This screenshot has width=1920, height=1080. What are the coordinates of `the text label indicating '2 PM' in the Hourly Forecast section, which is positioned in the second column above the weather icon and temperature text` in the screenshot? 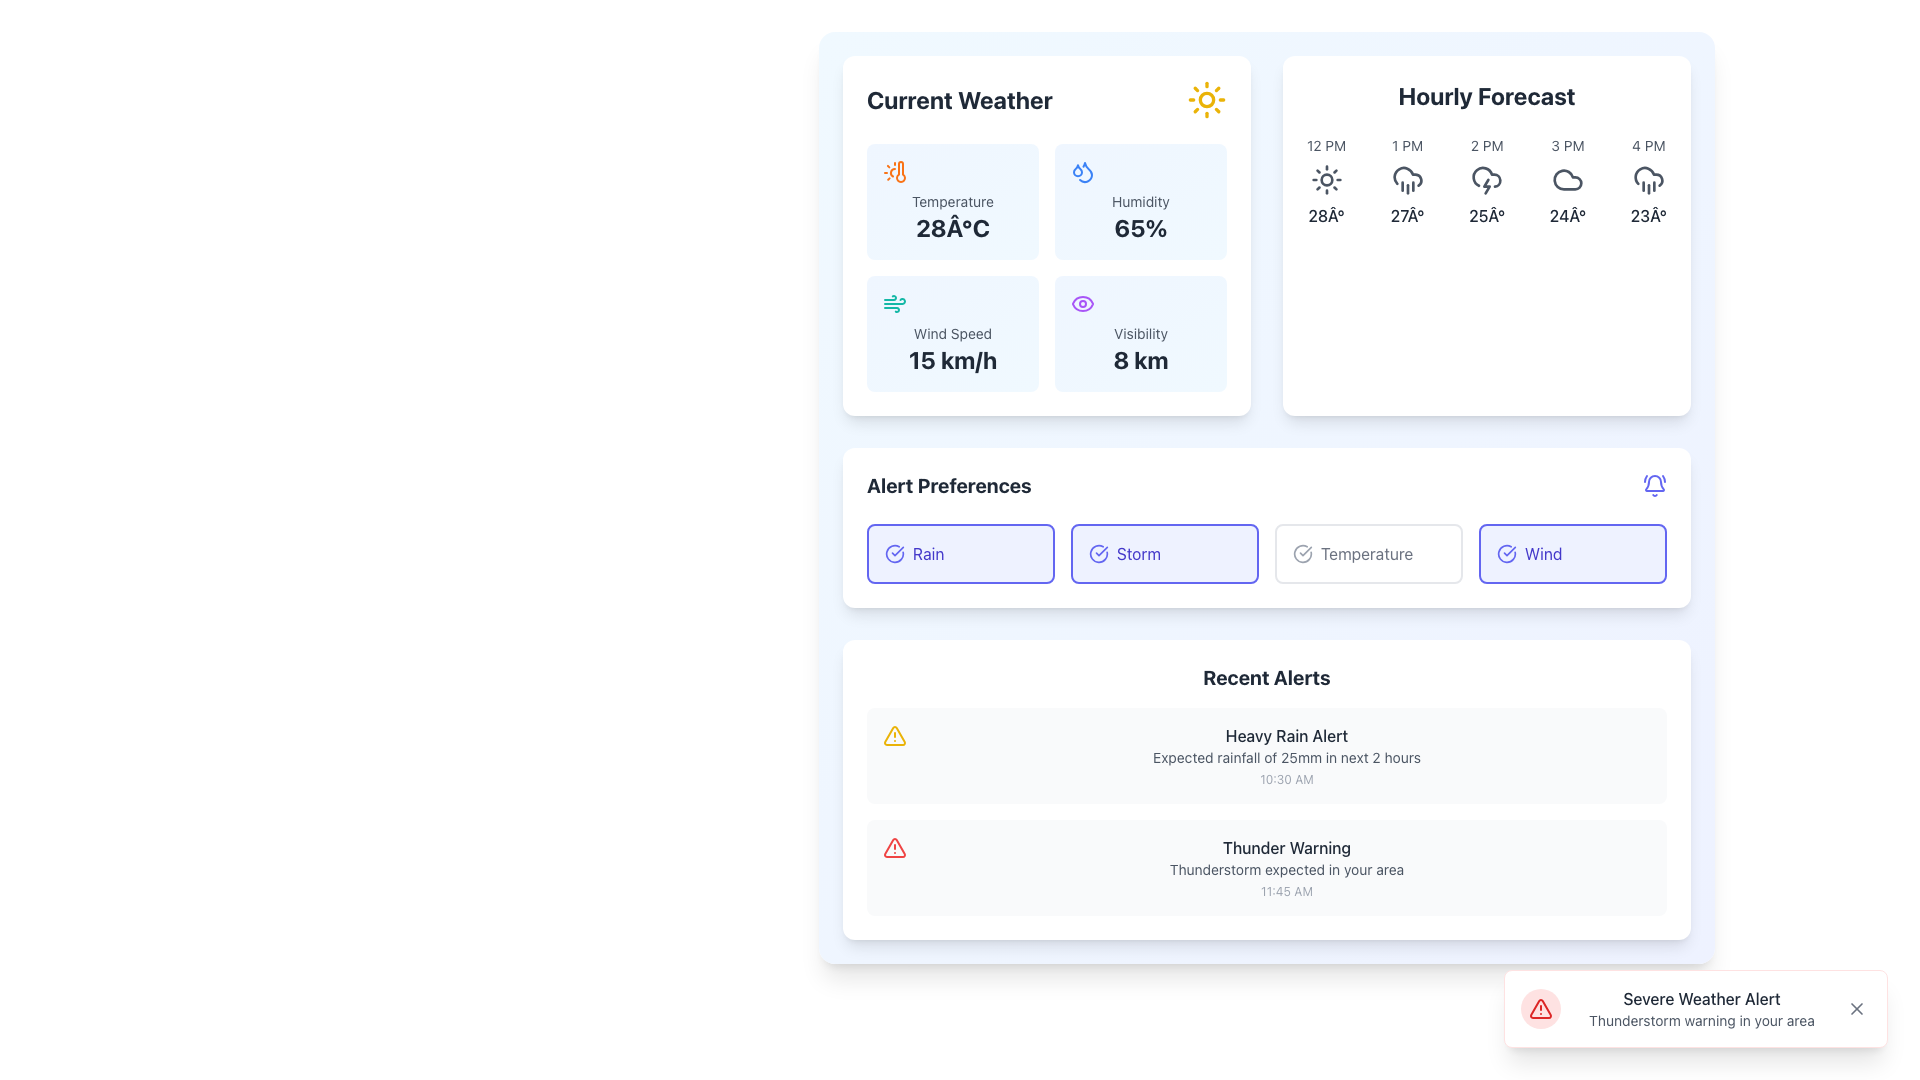 It's located at (1487, 145).